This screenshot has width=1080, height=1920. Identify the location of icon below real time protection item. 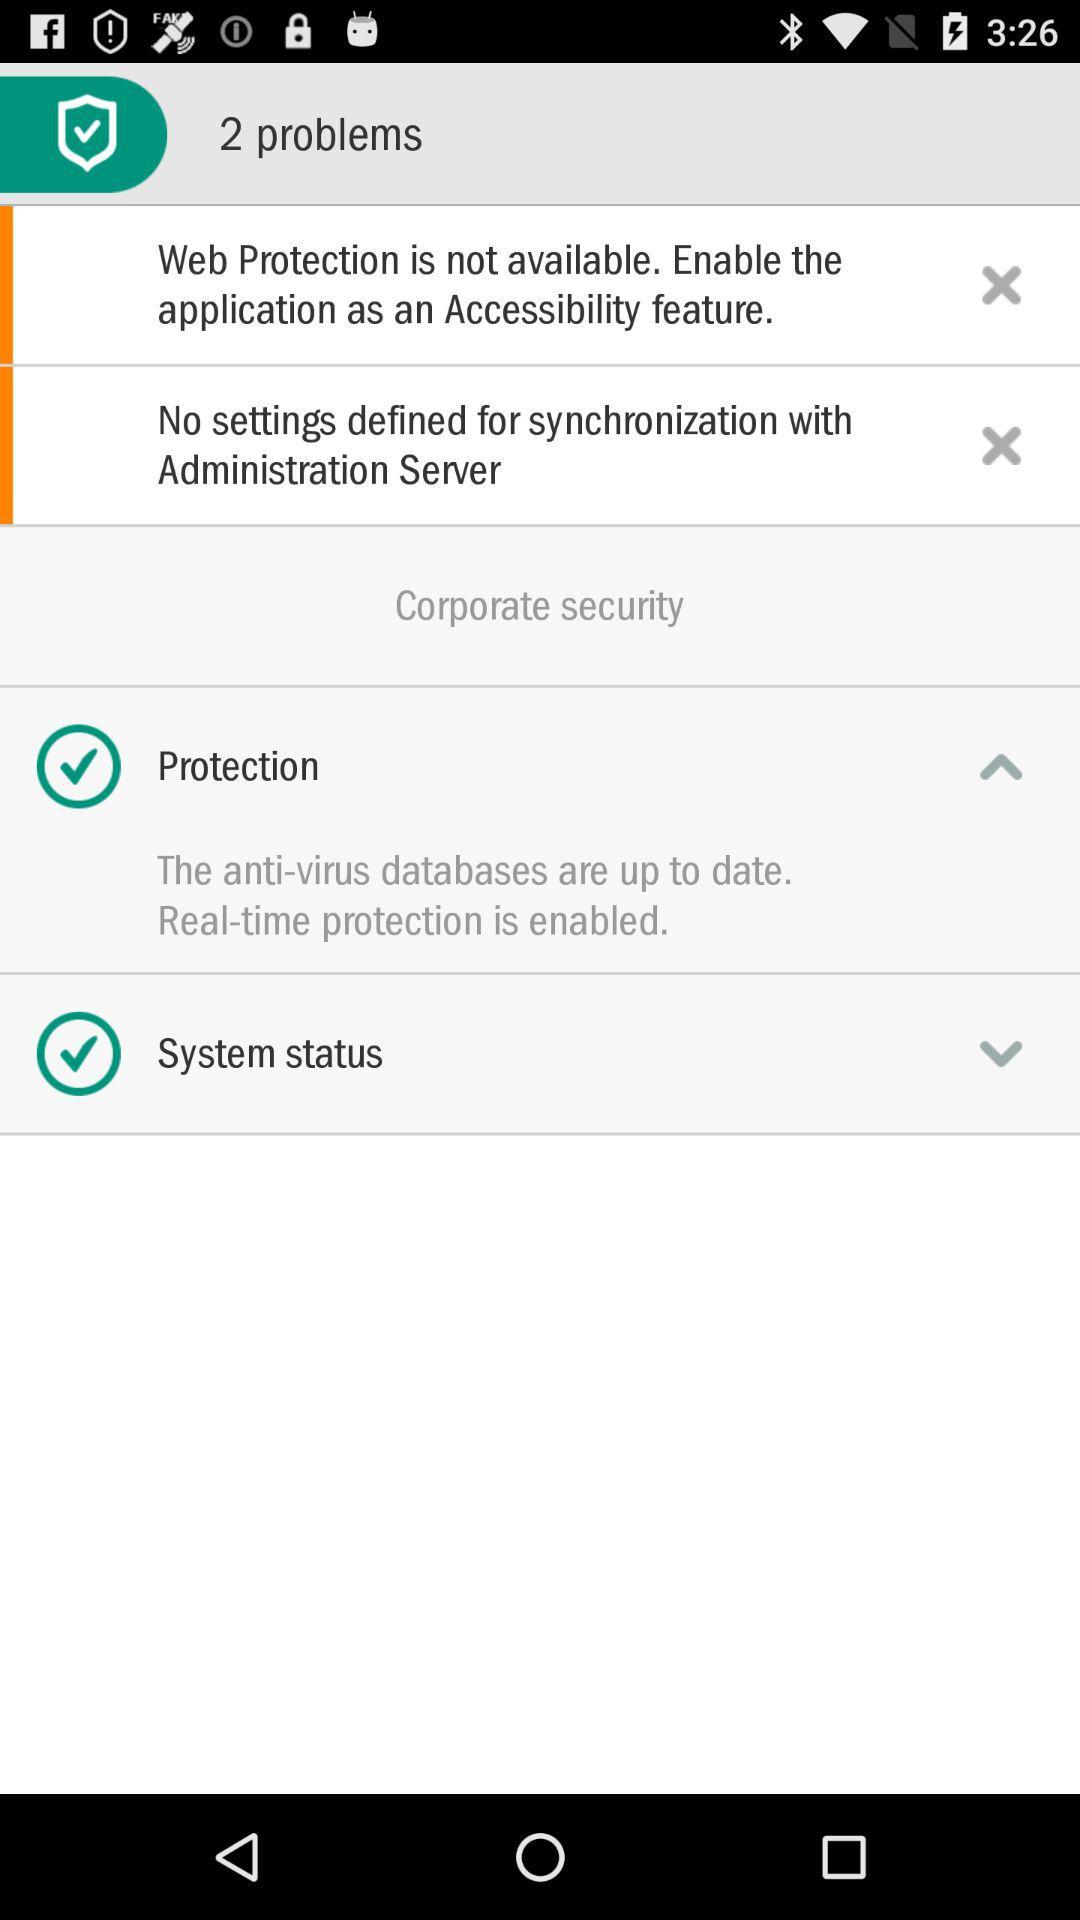
(540, 1052).